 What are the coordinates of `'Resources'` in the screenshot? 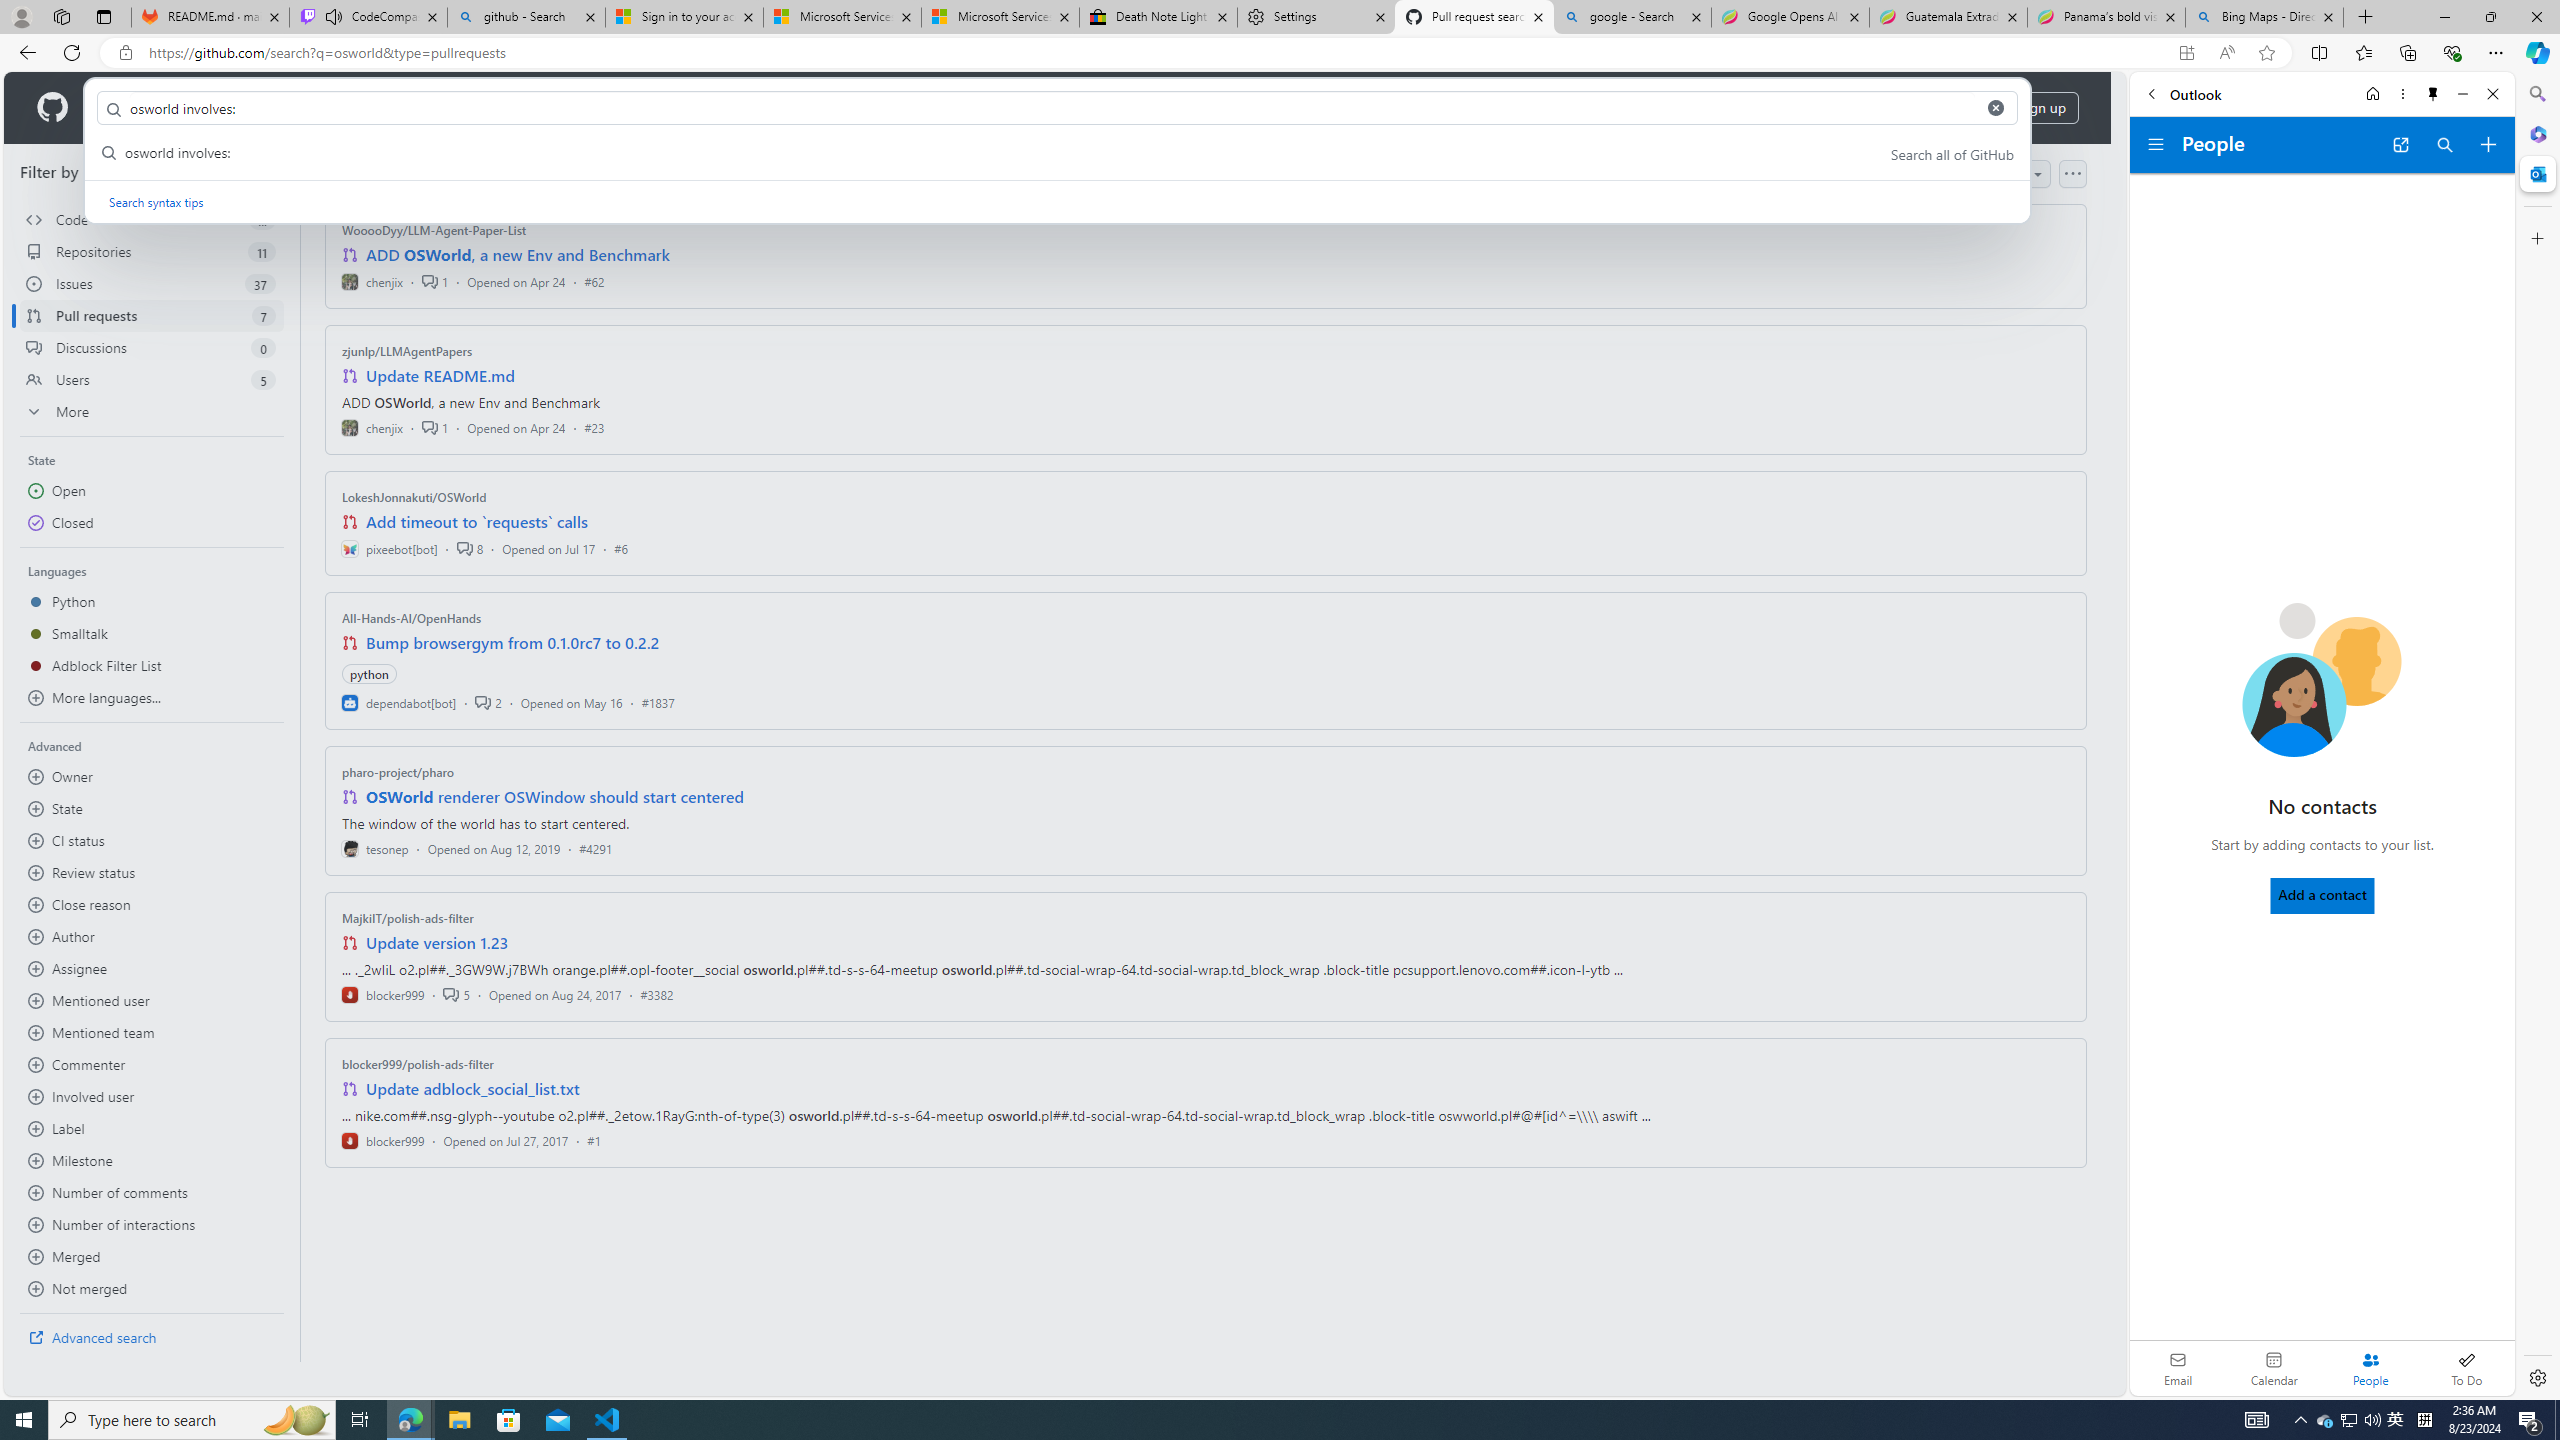 It's located at (330, 107).